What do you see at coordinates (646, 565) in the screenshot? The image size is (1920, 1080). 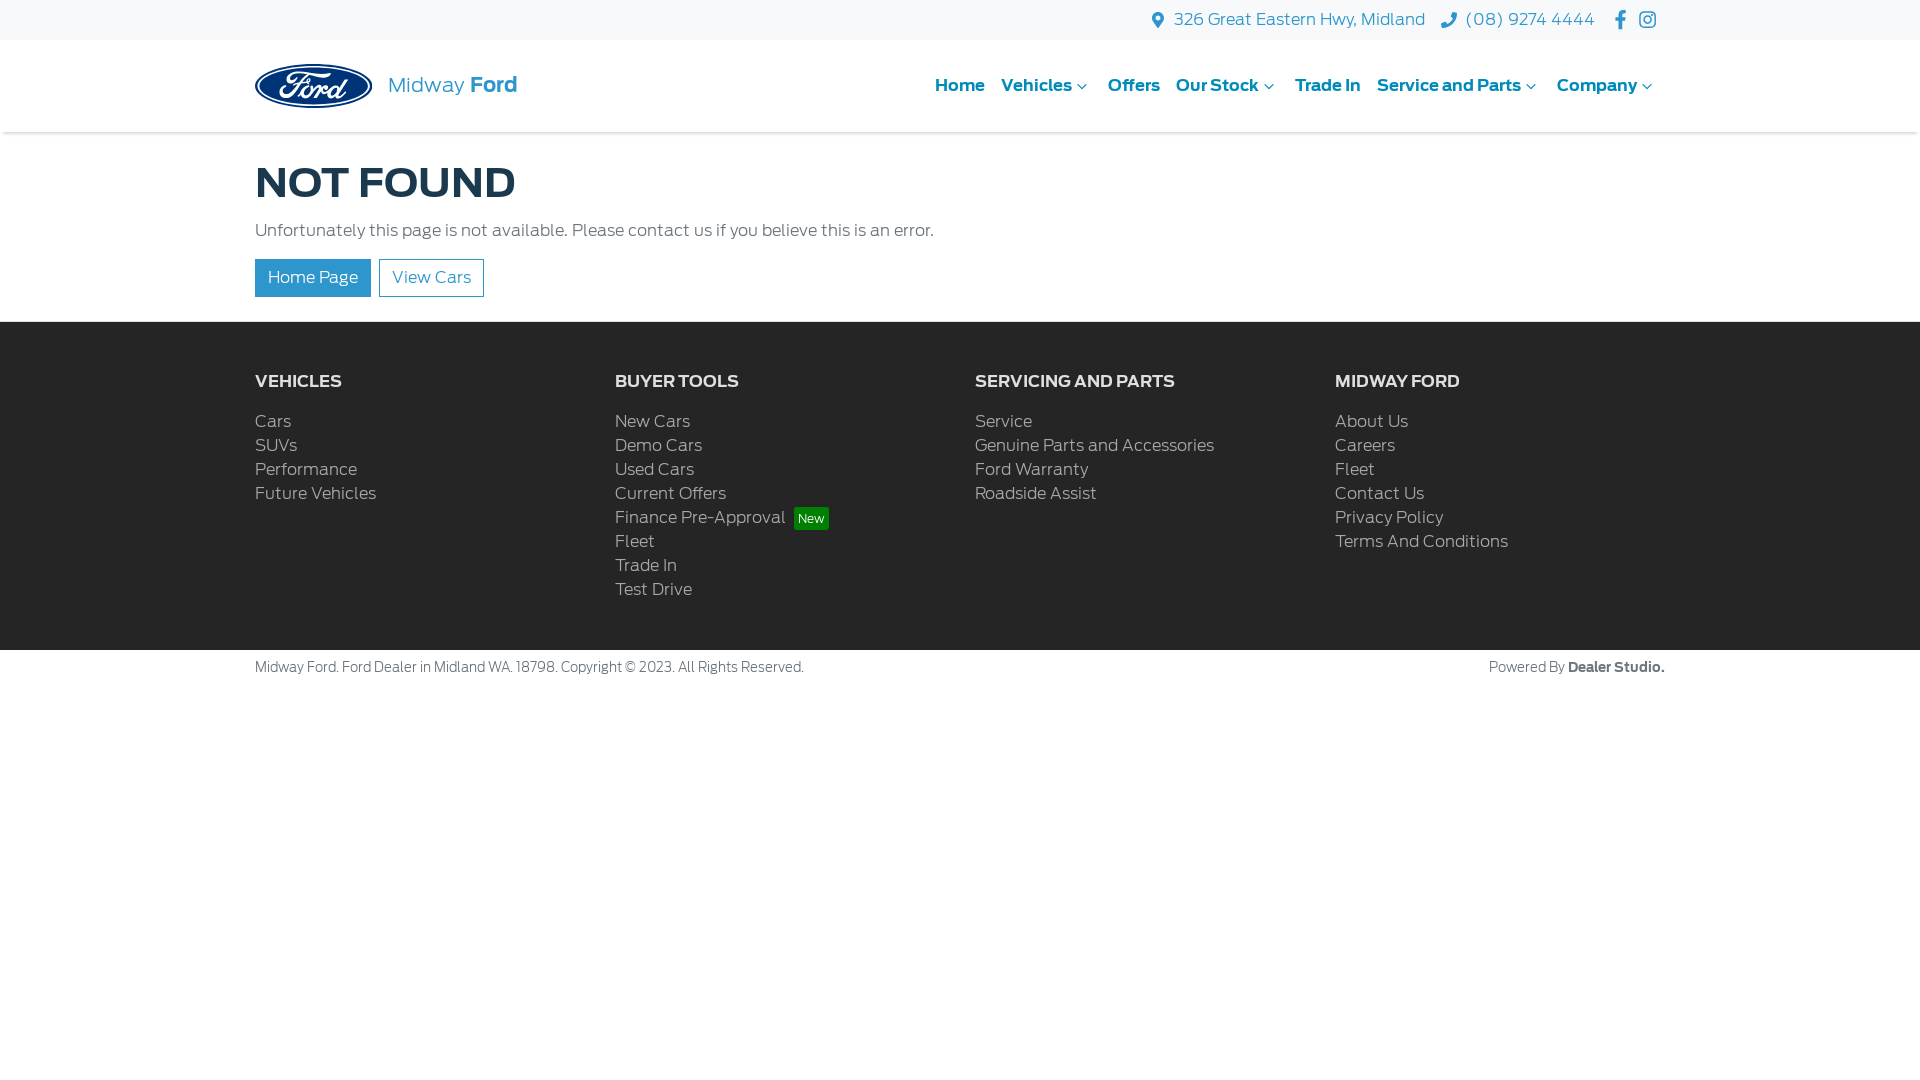 I see `'Trade In'` at bounding box center [646, 565].